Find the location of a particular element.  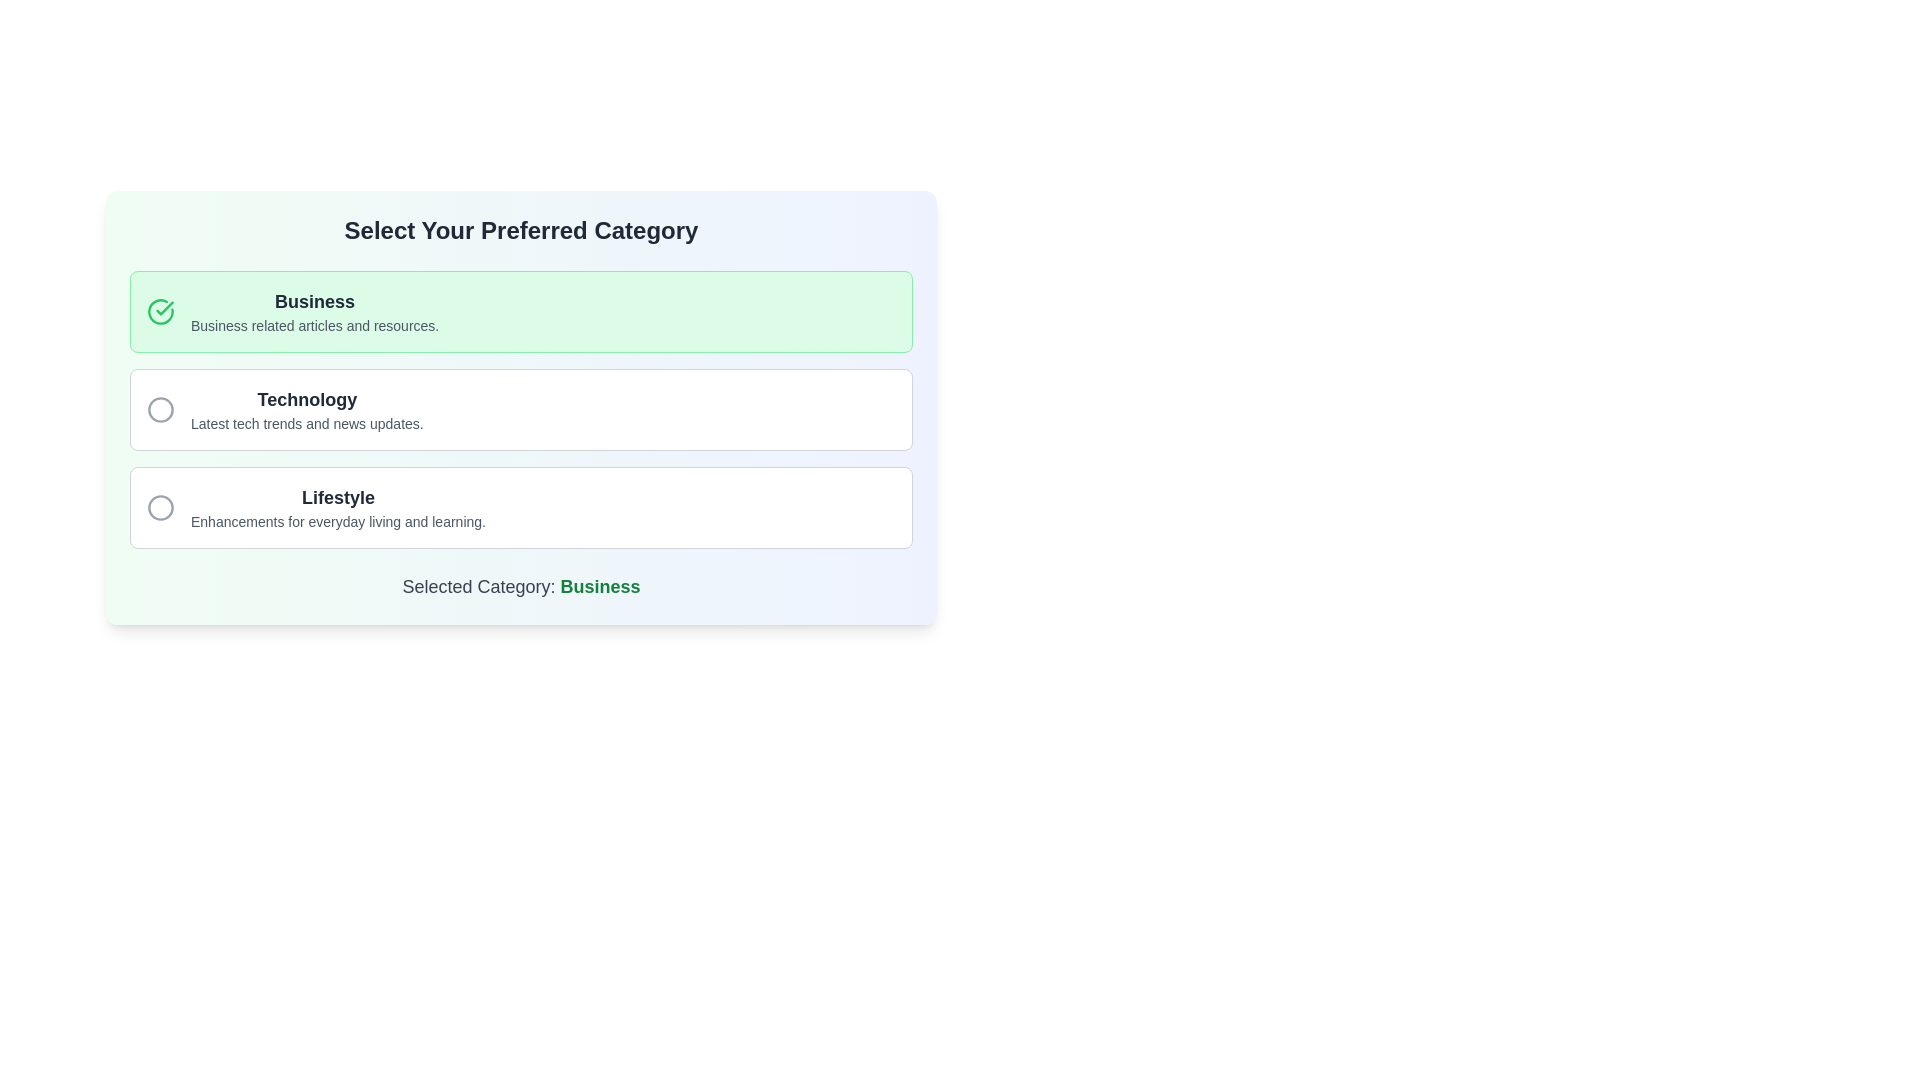

text content of the Text element displaying the title 'Business' and the description 'Business related articles and resources', located in the topmost category card under 'Select Your Preferred Category' is located at coordinates (314, 312).